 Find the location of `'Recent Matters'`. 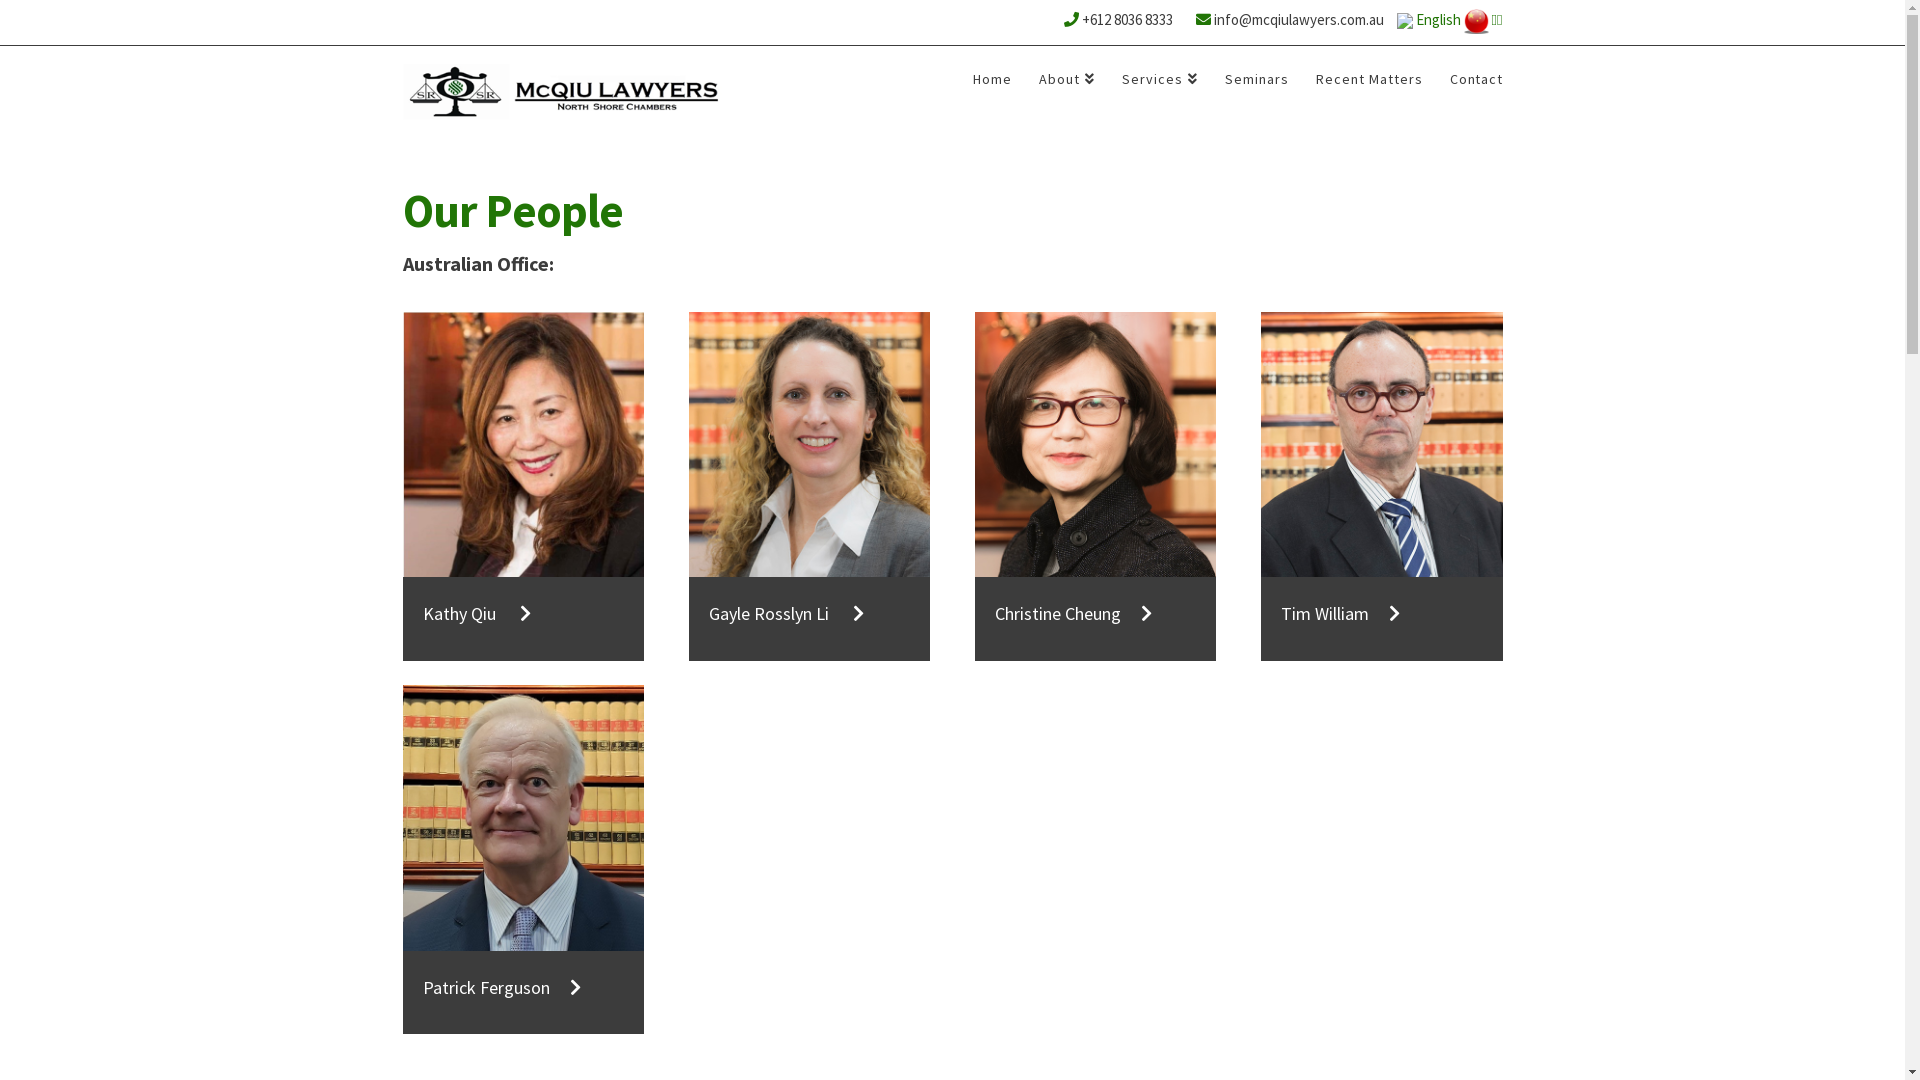

'Recent Matters' is located at coordinates (1367, 84).